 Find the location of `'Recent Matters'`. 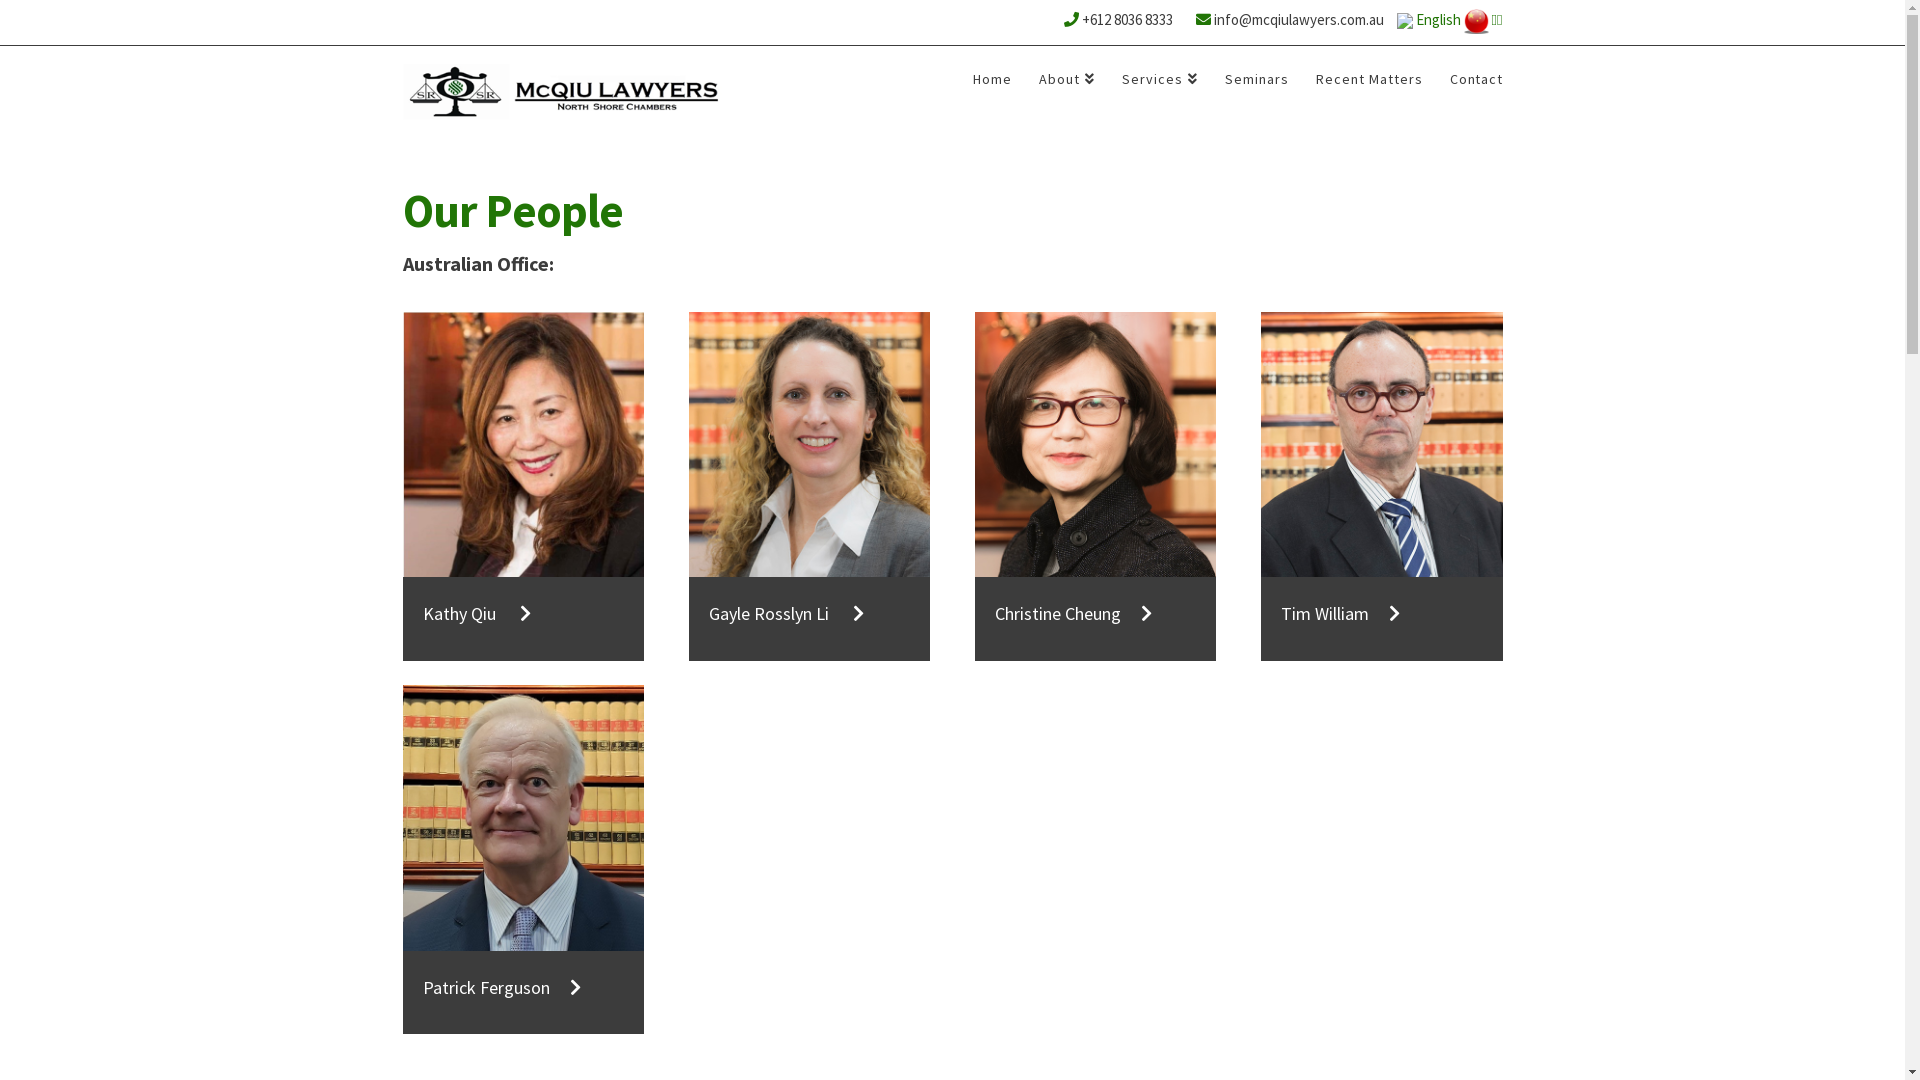

'Recent Matters' is located at coordinates (1367, 84).